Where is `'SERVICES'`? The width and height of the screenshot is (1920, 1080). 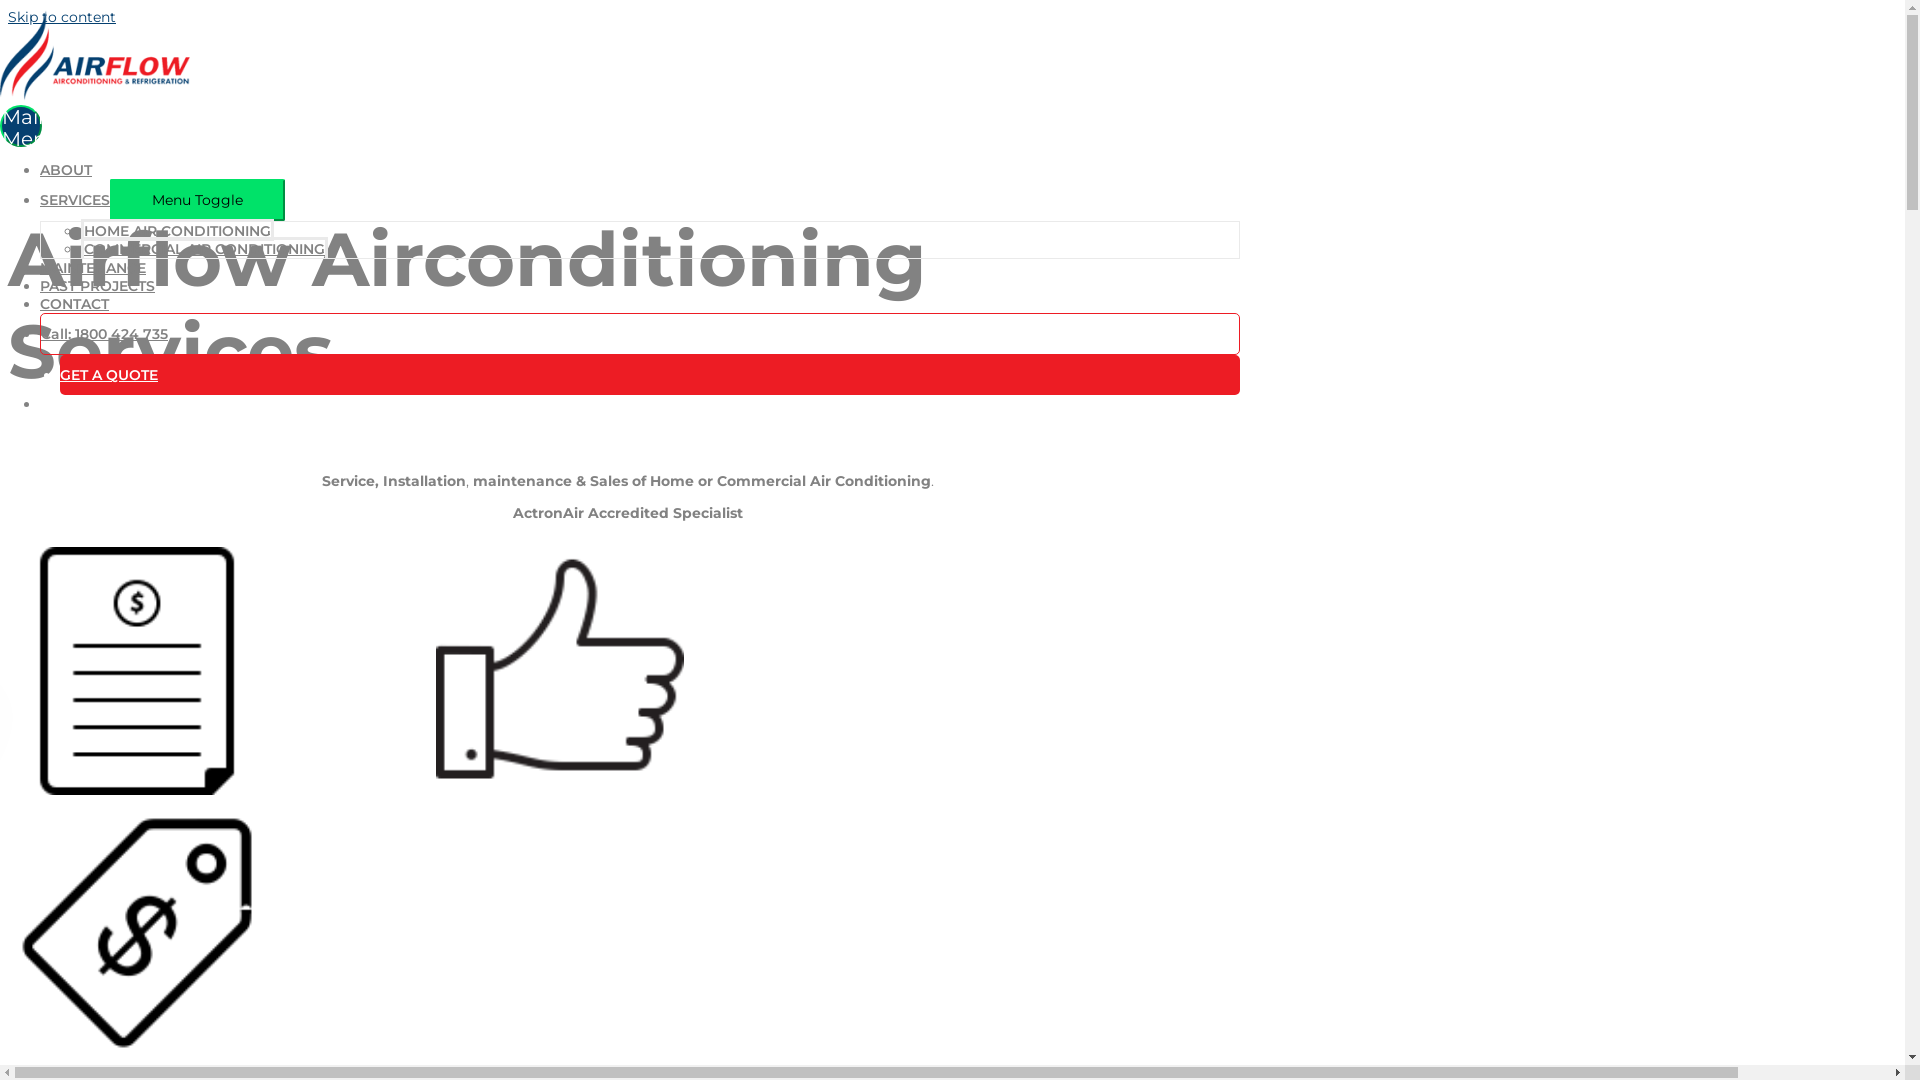 'SERVICES' is located at coordinates (75, 200).